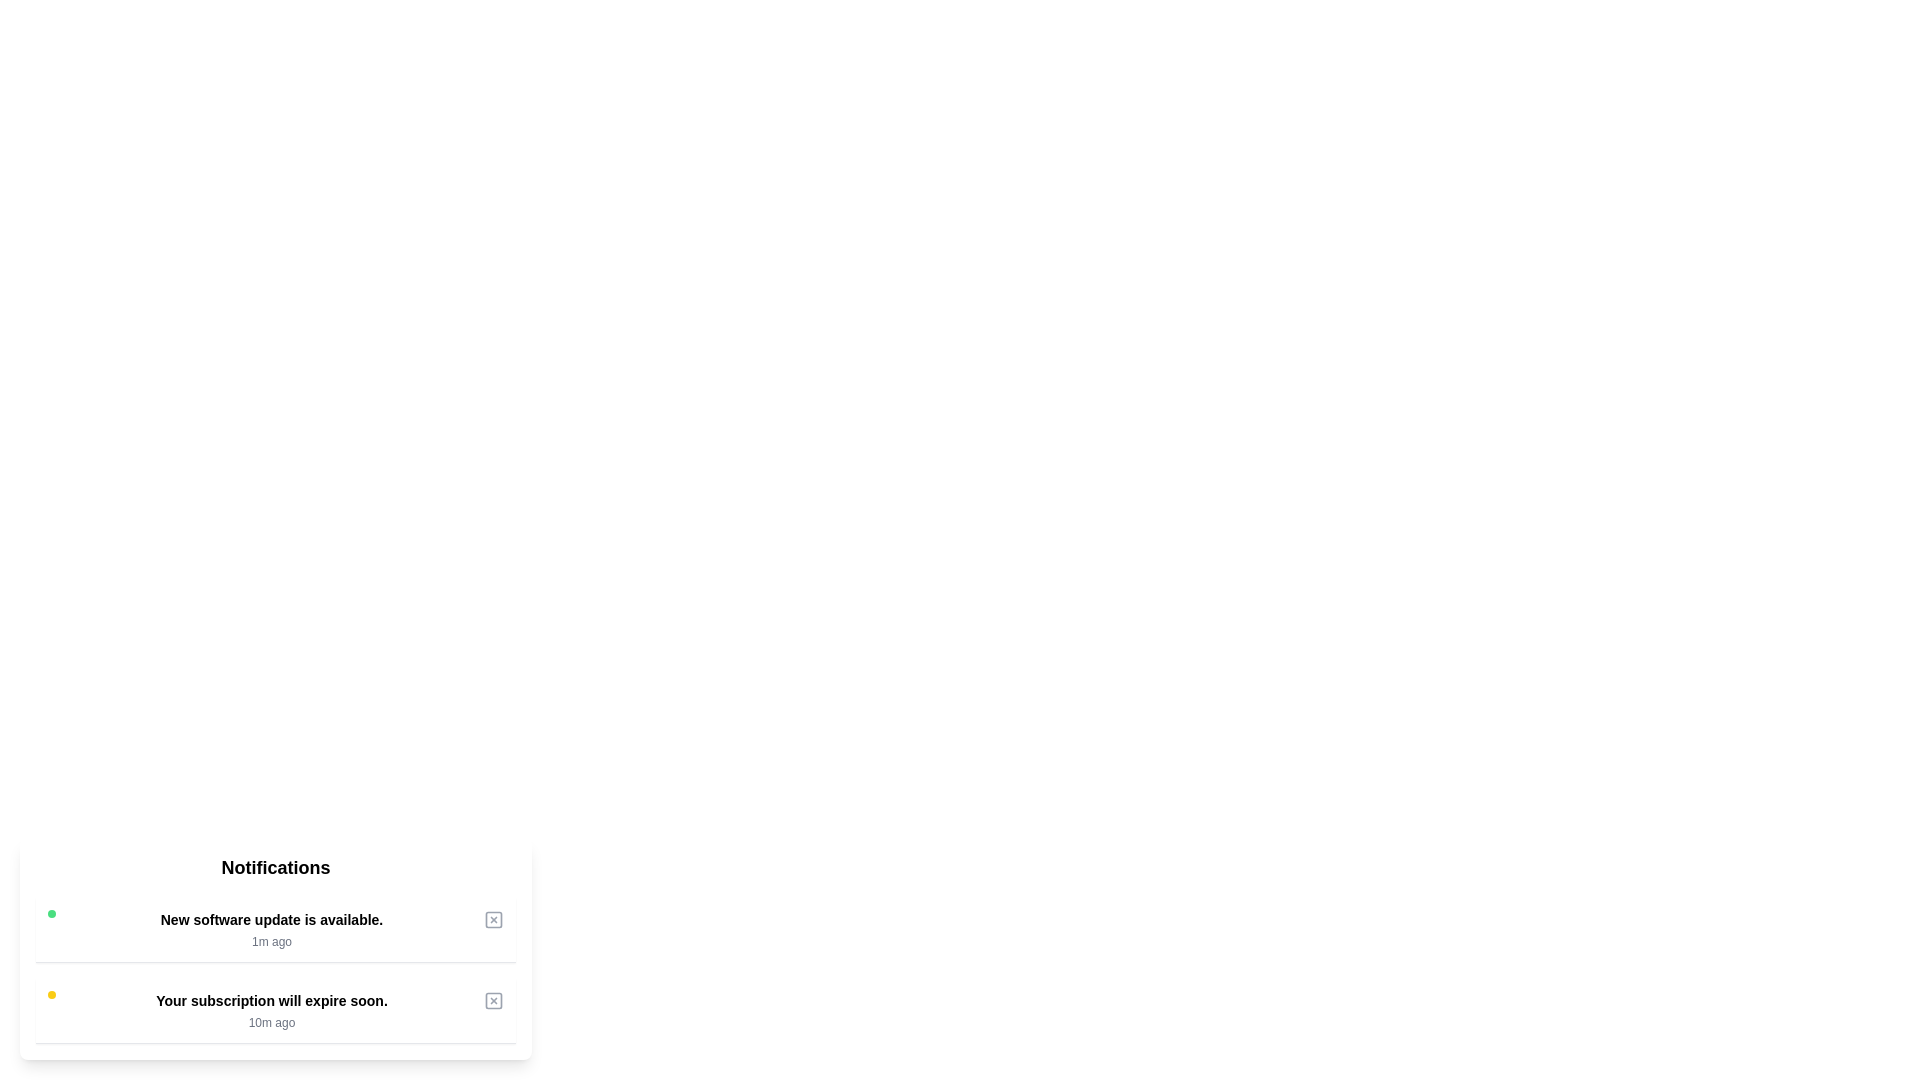 This screenshot has width=1920, height=1080. Describe the element at coordinates (271, 1010) in the screenshot. I see `subscription status notification text block located in the lower notification section, which includes a yellow dot to the left and an 'X' button to the right` at that location.